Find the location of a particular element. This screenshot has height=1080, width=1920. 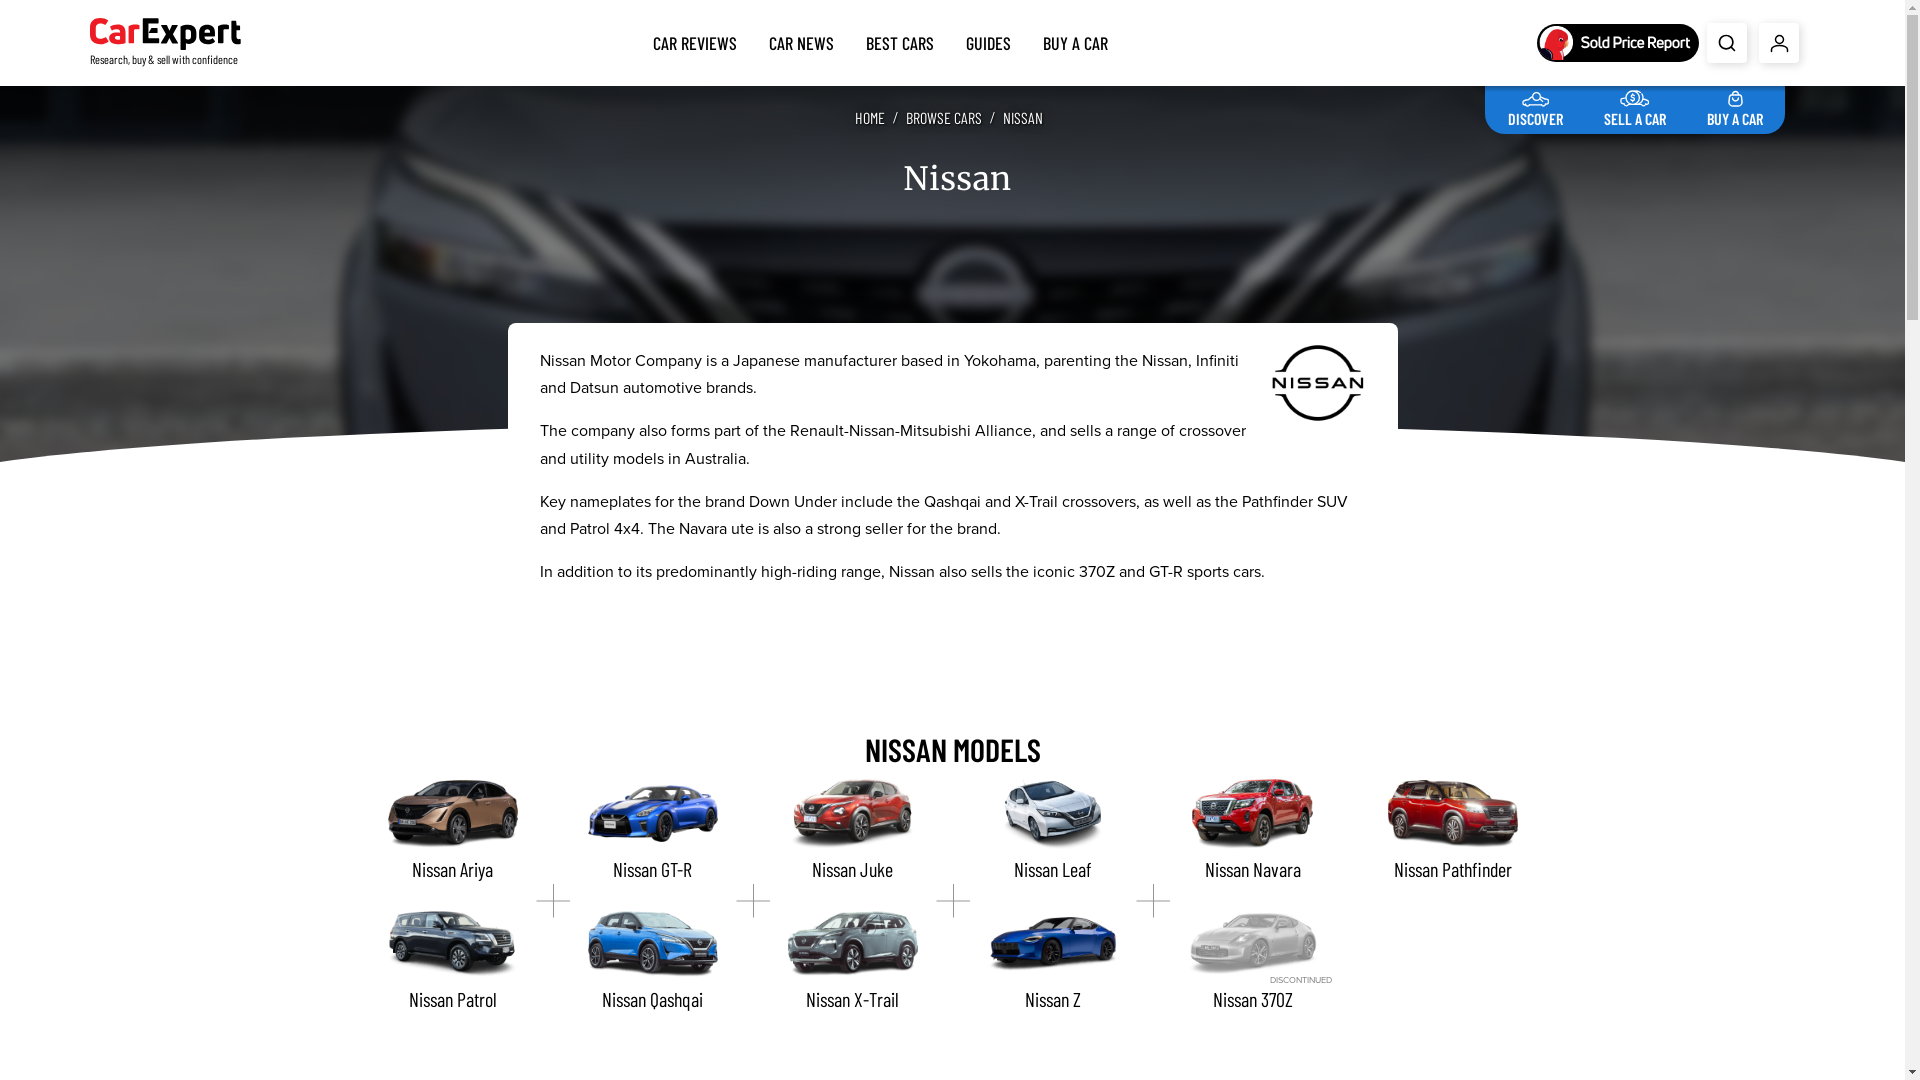

'Nissan Navara' is located at coordinates (1251, 830).